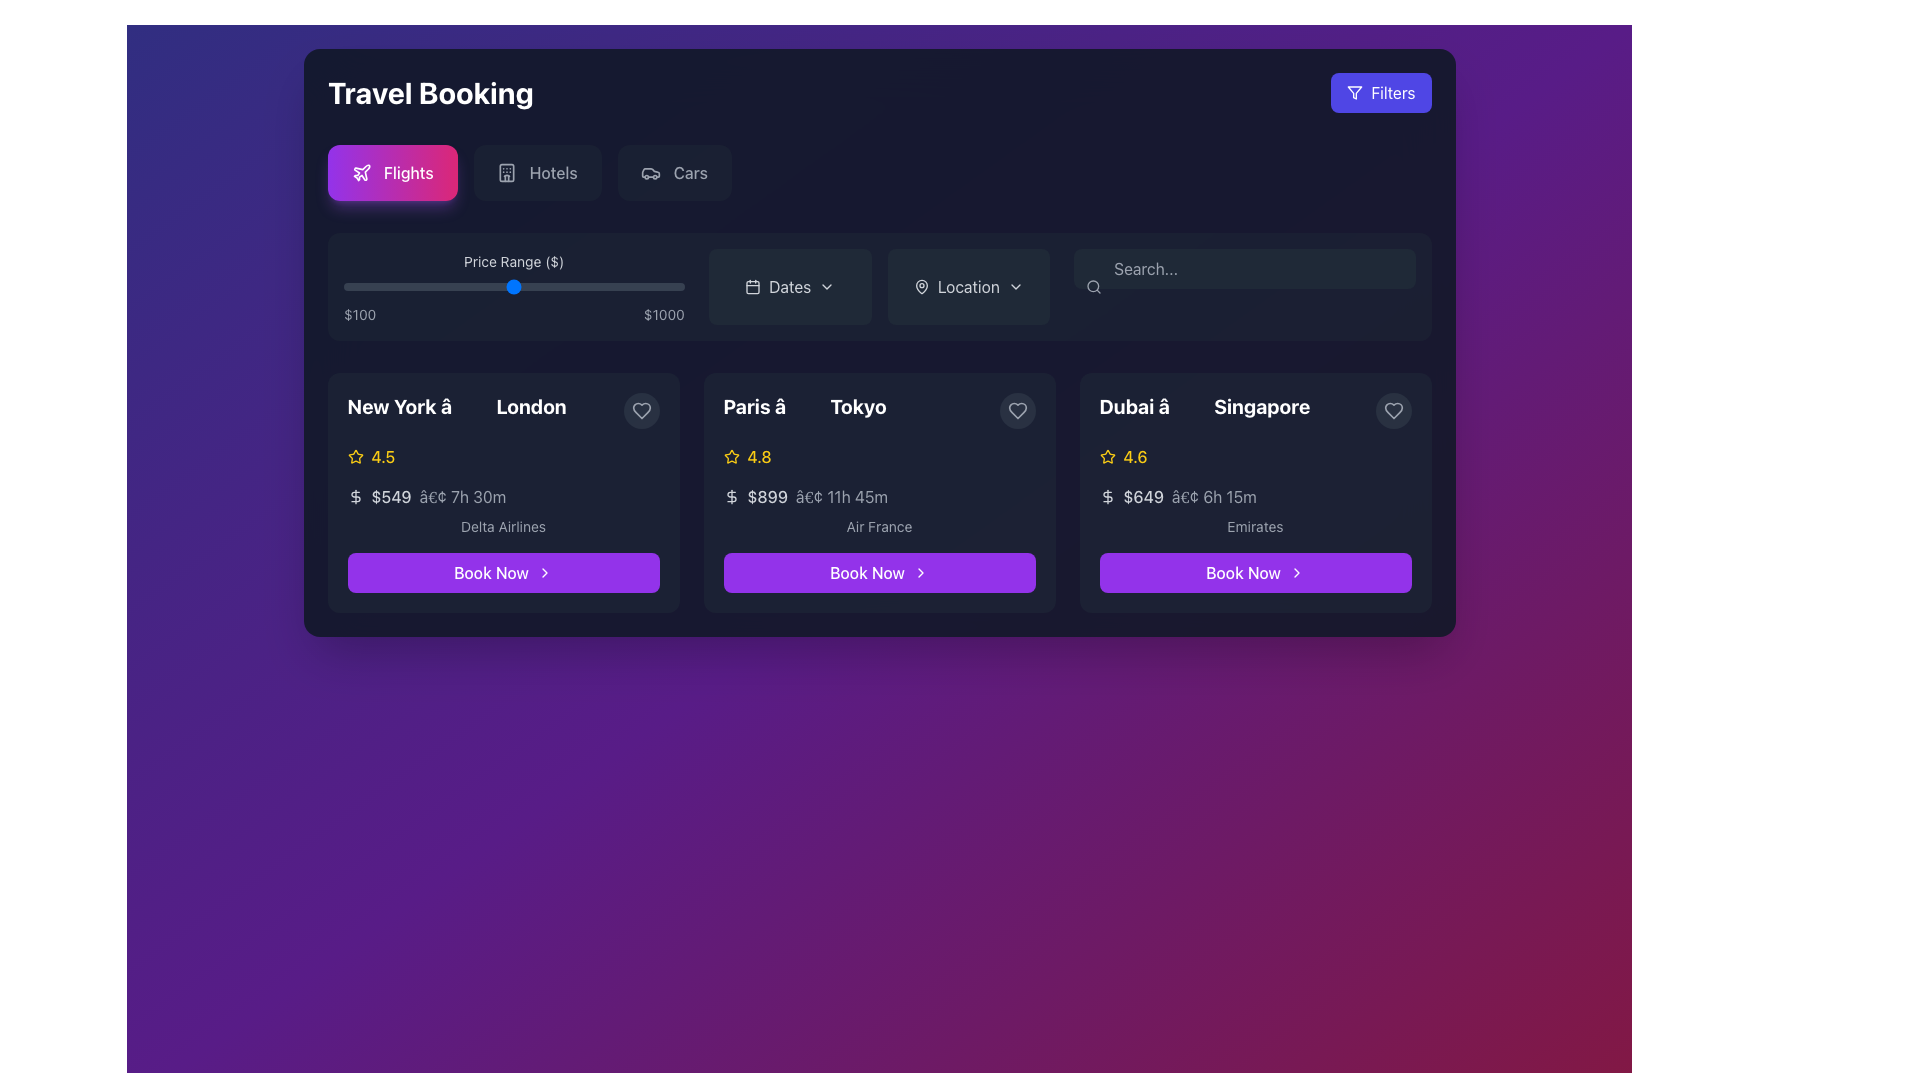  I want to click on the star icon with a yellow outline next to the rating text '4.5' in the top-left corner of the first travel card for additional information, so click(355, 456).